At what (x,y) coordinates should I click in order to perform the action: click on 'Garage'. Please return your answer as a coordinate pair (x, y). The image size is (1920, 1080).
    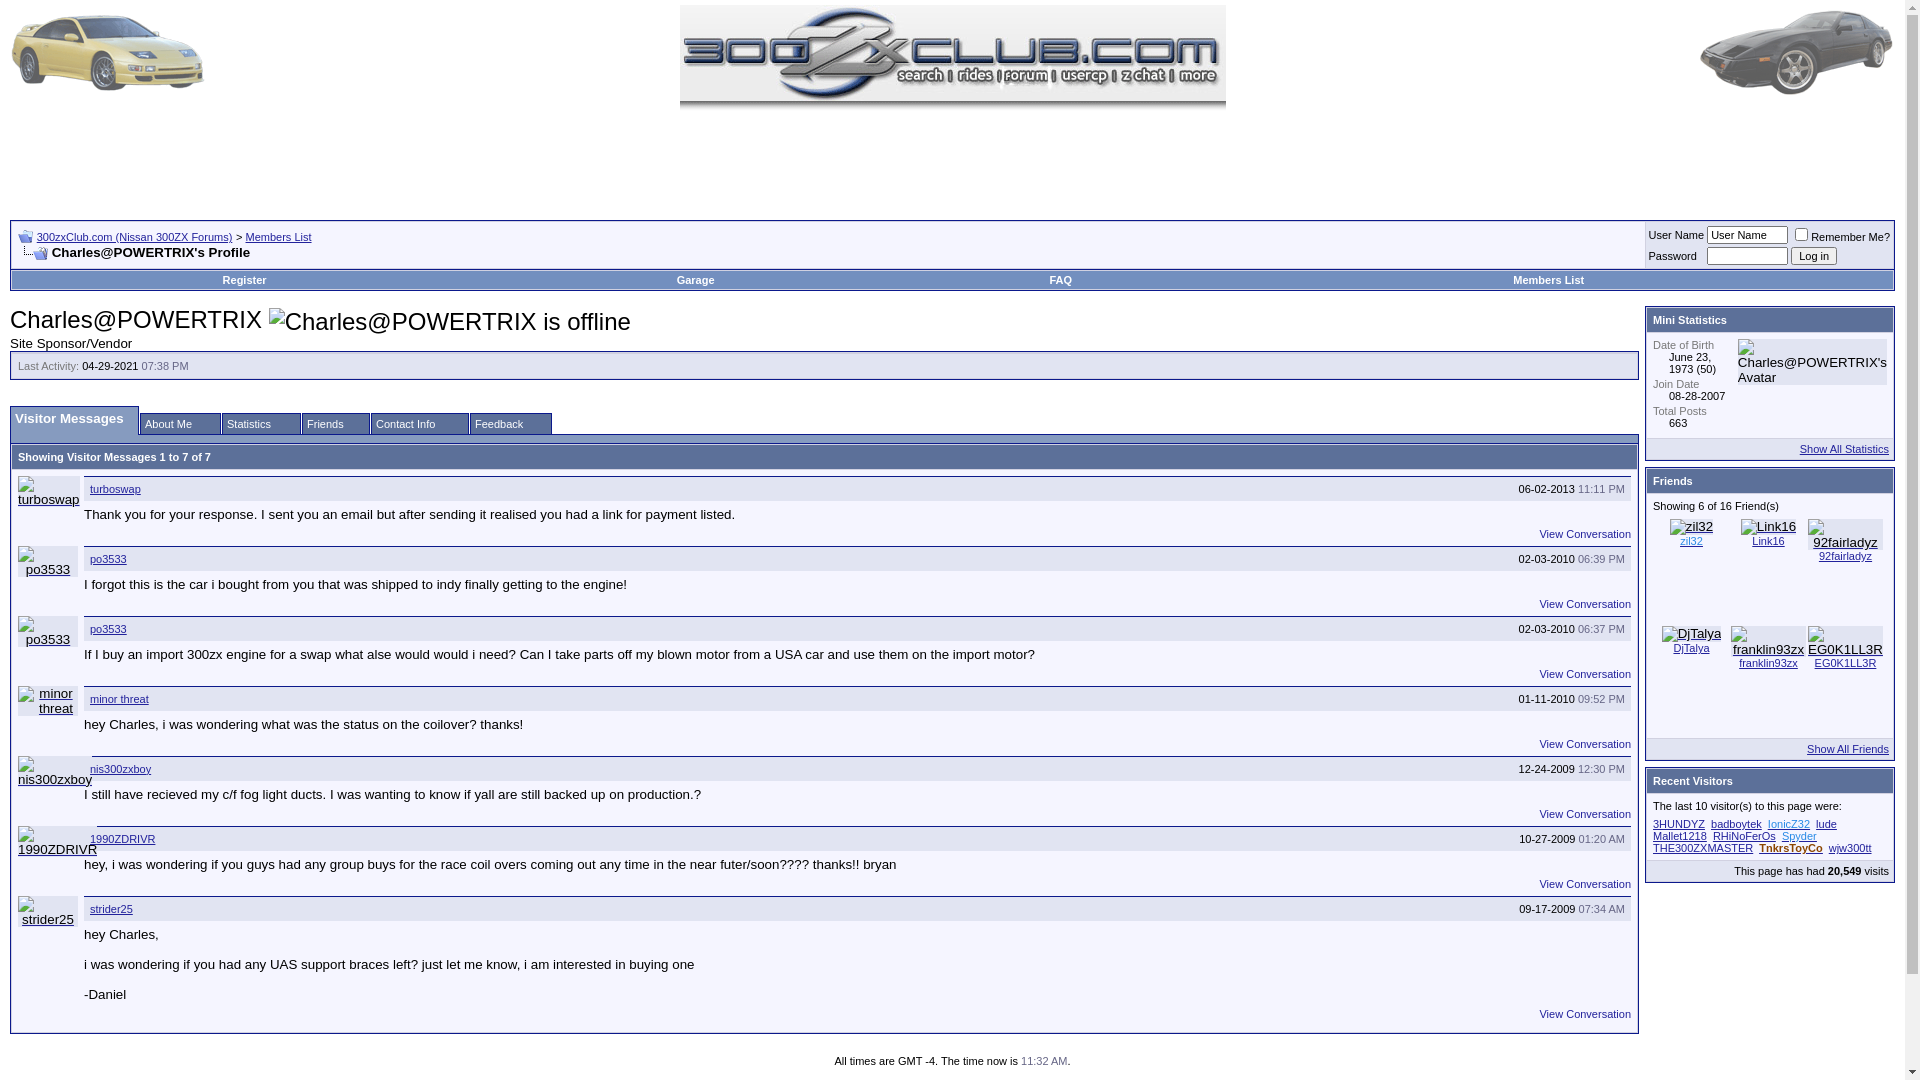
    Looking at the image, I should click on (676, 280).